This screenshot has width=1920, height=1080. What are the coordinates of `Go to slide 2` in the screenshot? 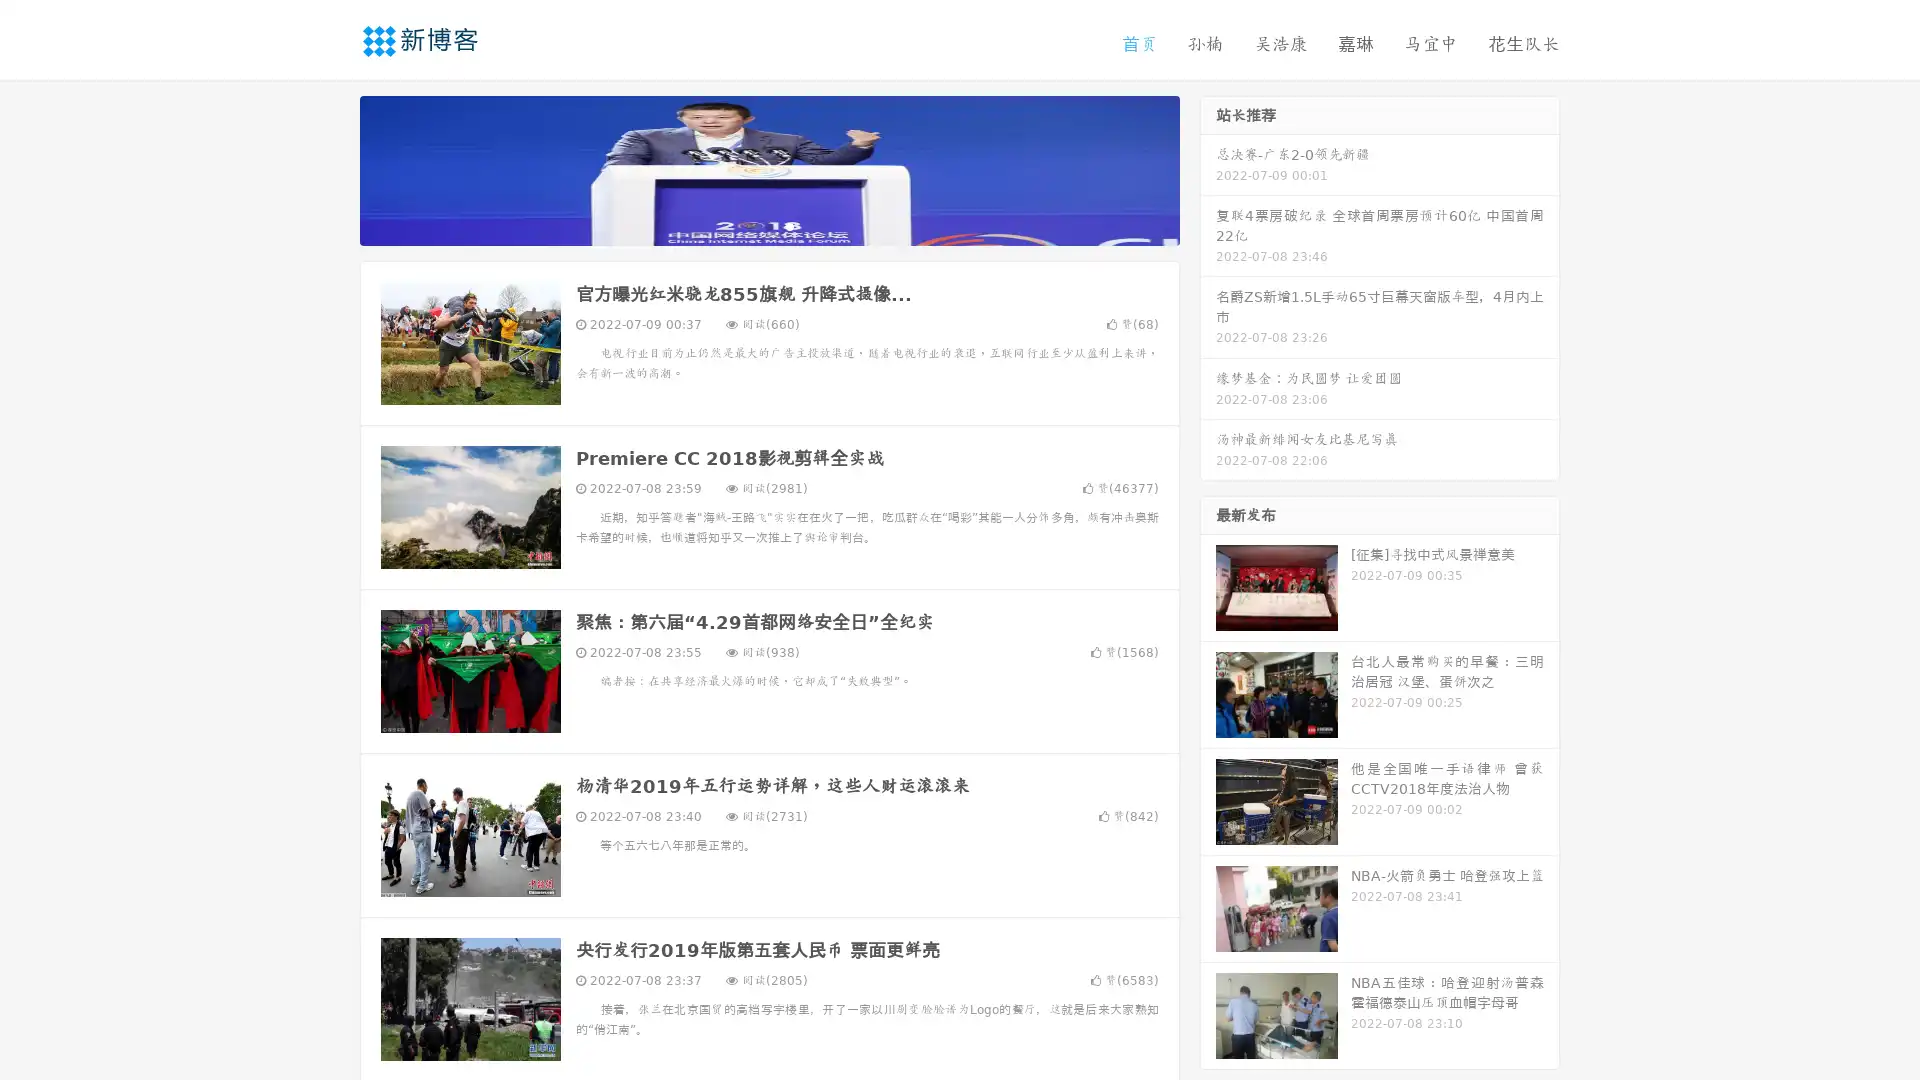 It's located at (768, 225).